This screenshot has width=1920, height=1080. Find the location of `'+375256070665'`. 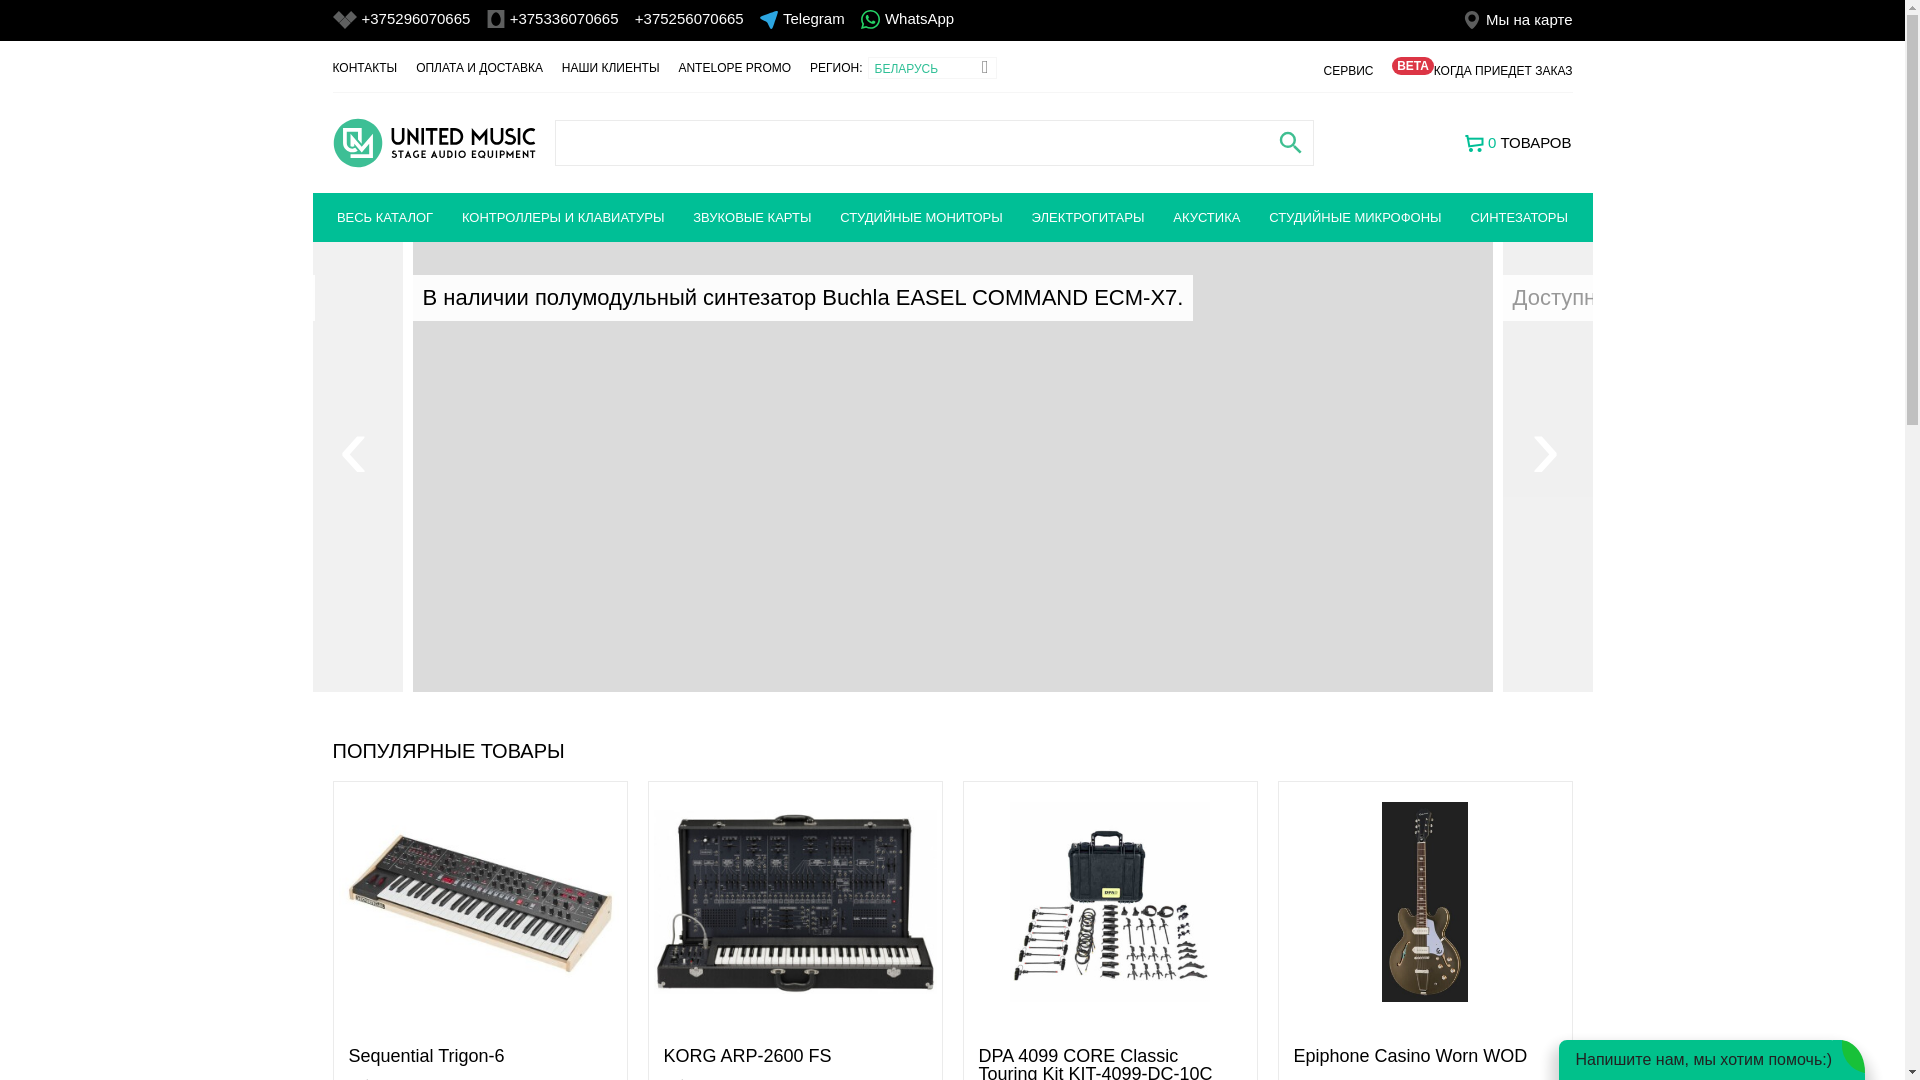

'+375256070665' is located at coordinates (689, 18).